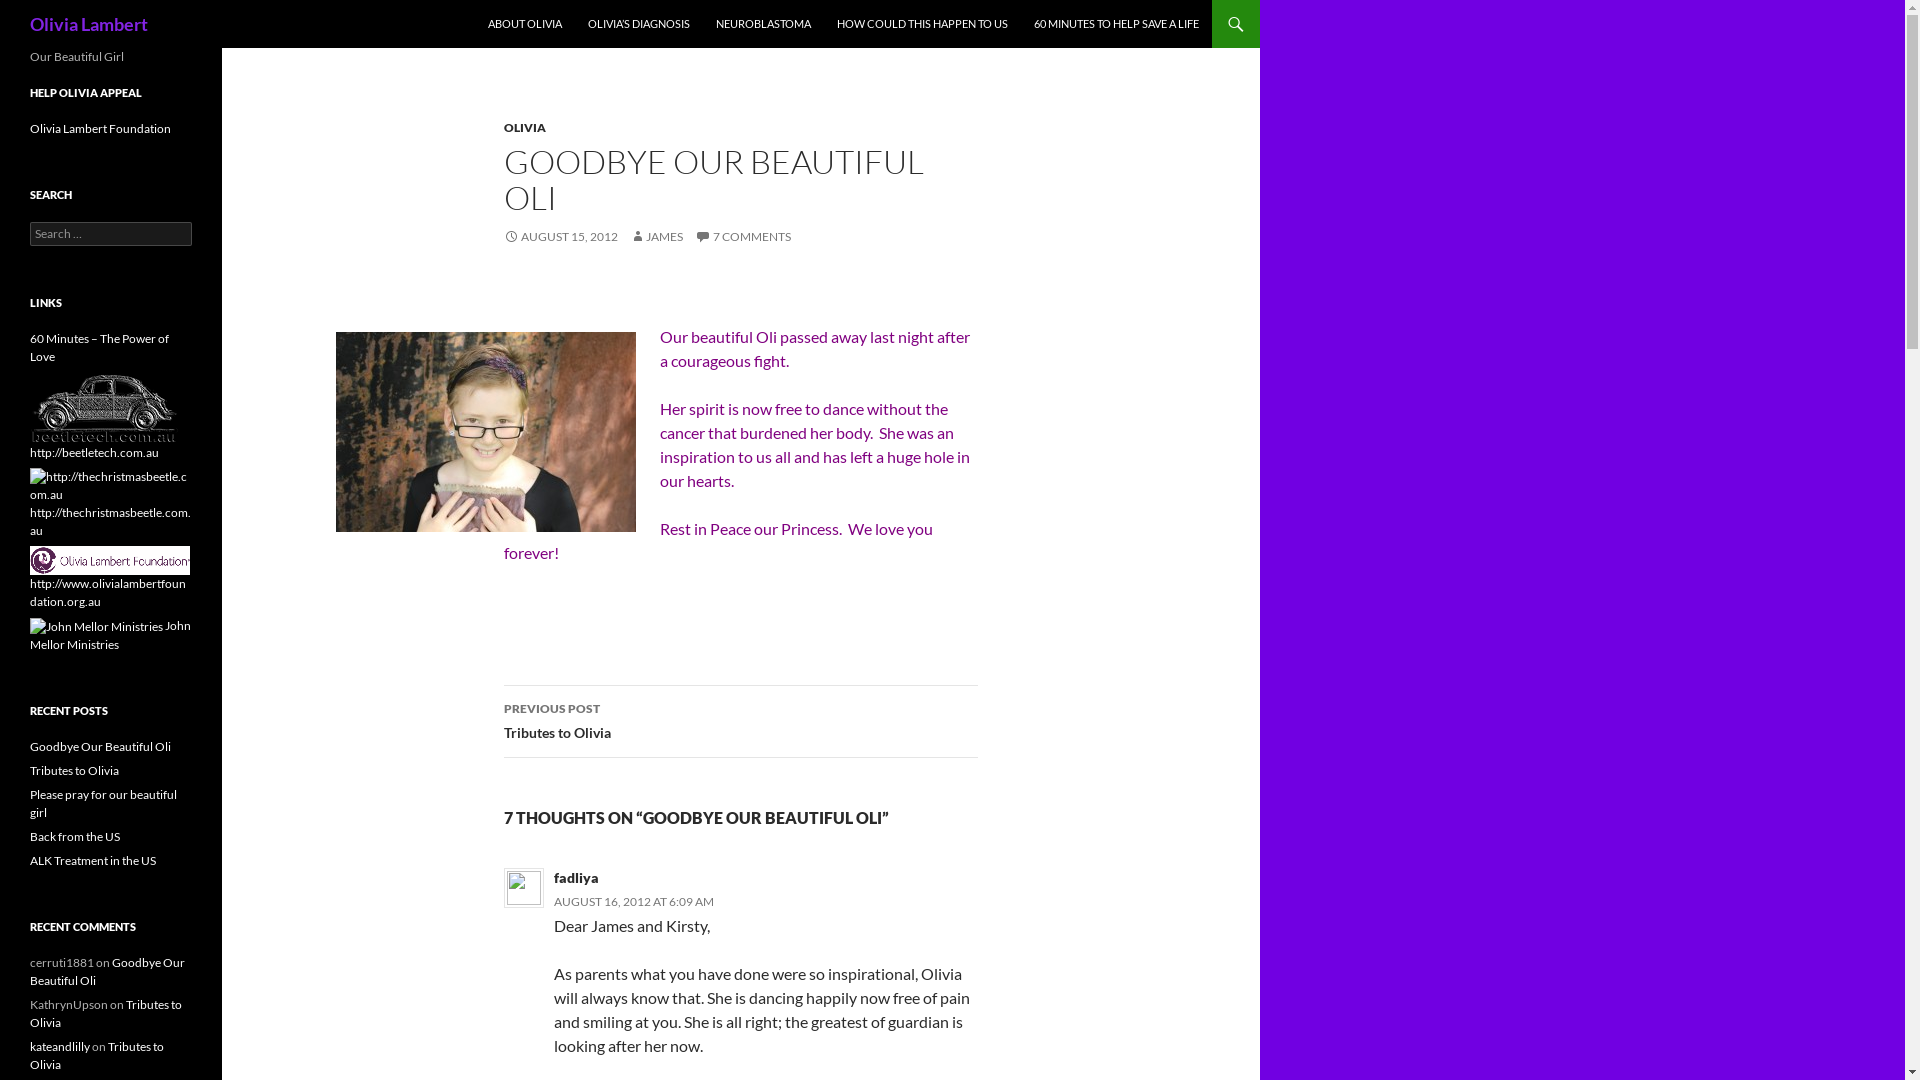 This screenshot has width=1920, height=1080. What do you see at coordinates (628, 235) in the screenshot?
I see `'JAMES'` at bounding box center [628, 235].